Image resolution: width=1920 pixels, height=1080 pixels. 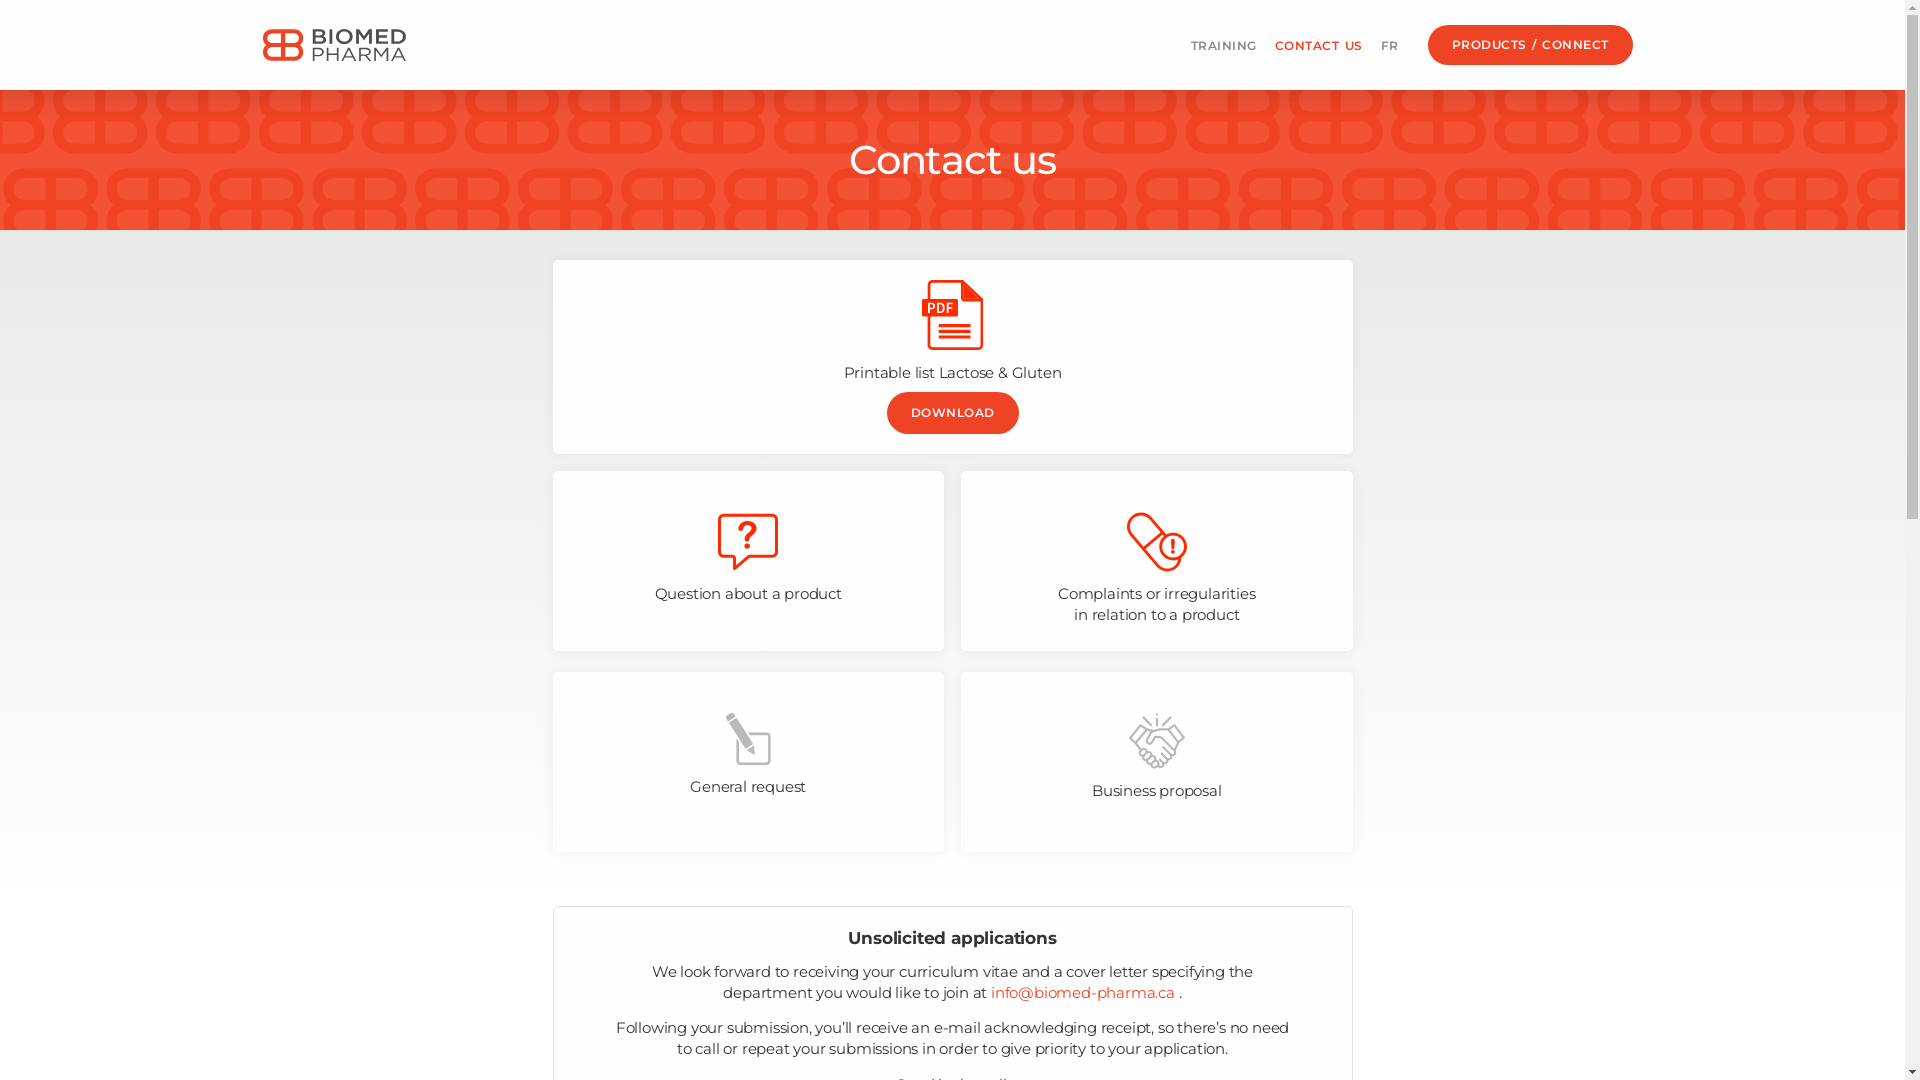 What do you see at coordinates (1389, 45) in the screenshot?
I see `'FR'` at bounding box center [1389, 45].